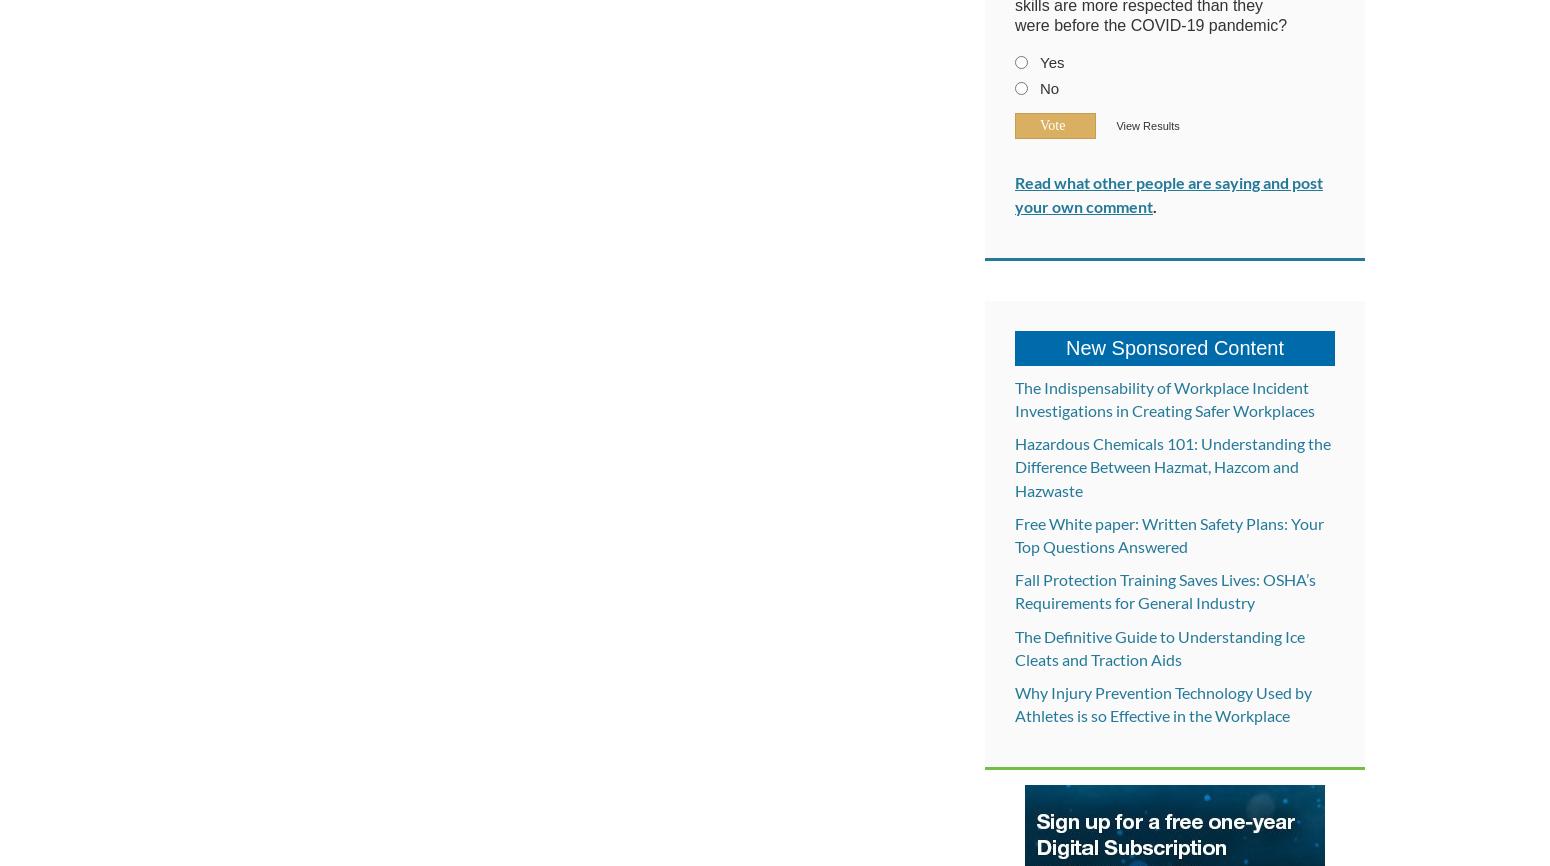 The image size is (1550, 866). Describe the element at coordinates (1164, 397) in the screenshot. I see `'The Indispensability of Workplace Incident Investigations in Creating Safer Workplaces'` at that location.